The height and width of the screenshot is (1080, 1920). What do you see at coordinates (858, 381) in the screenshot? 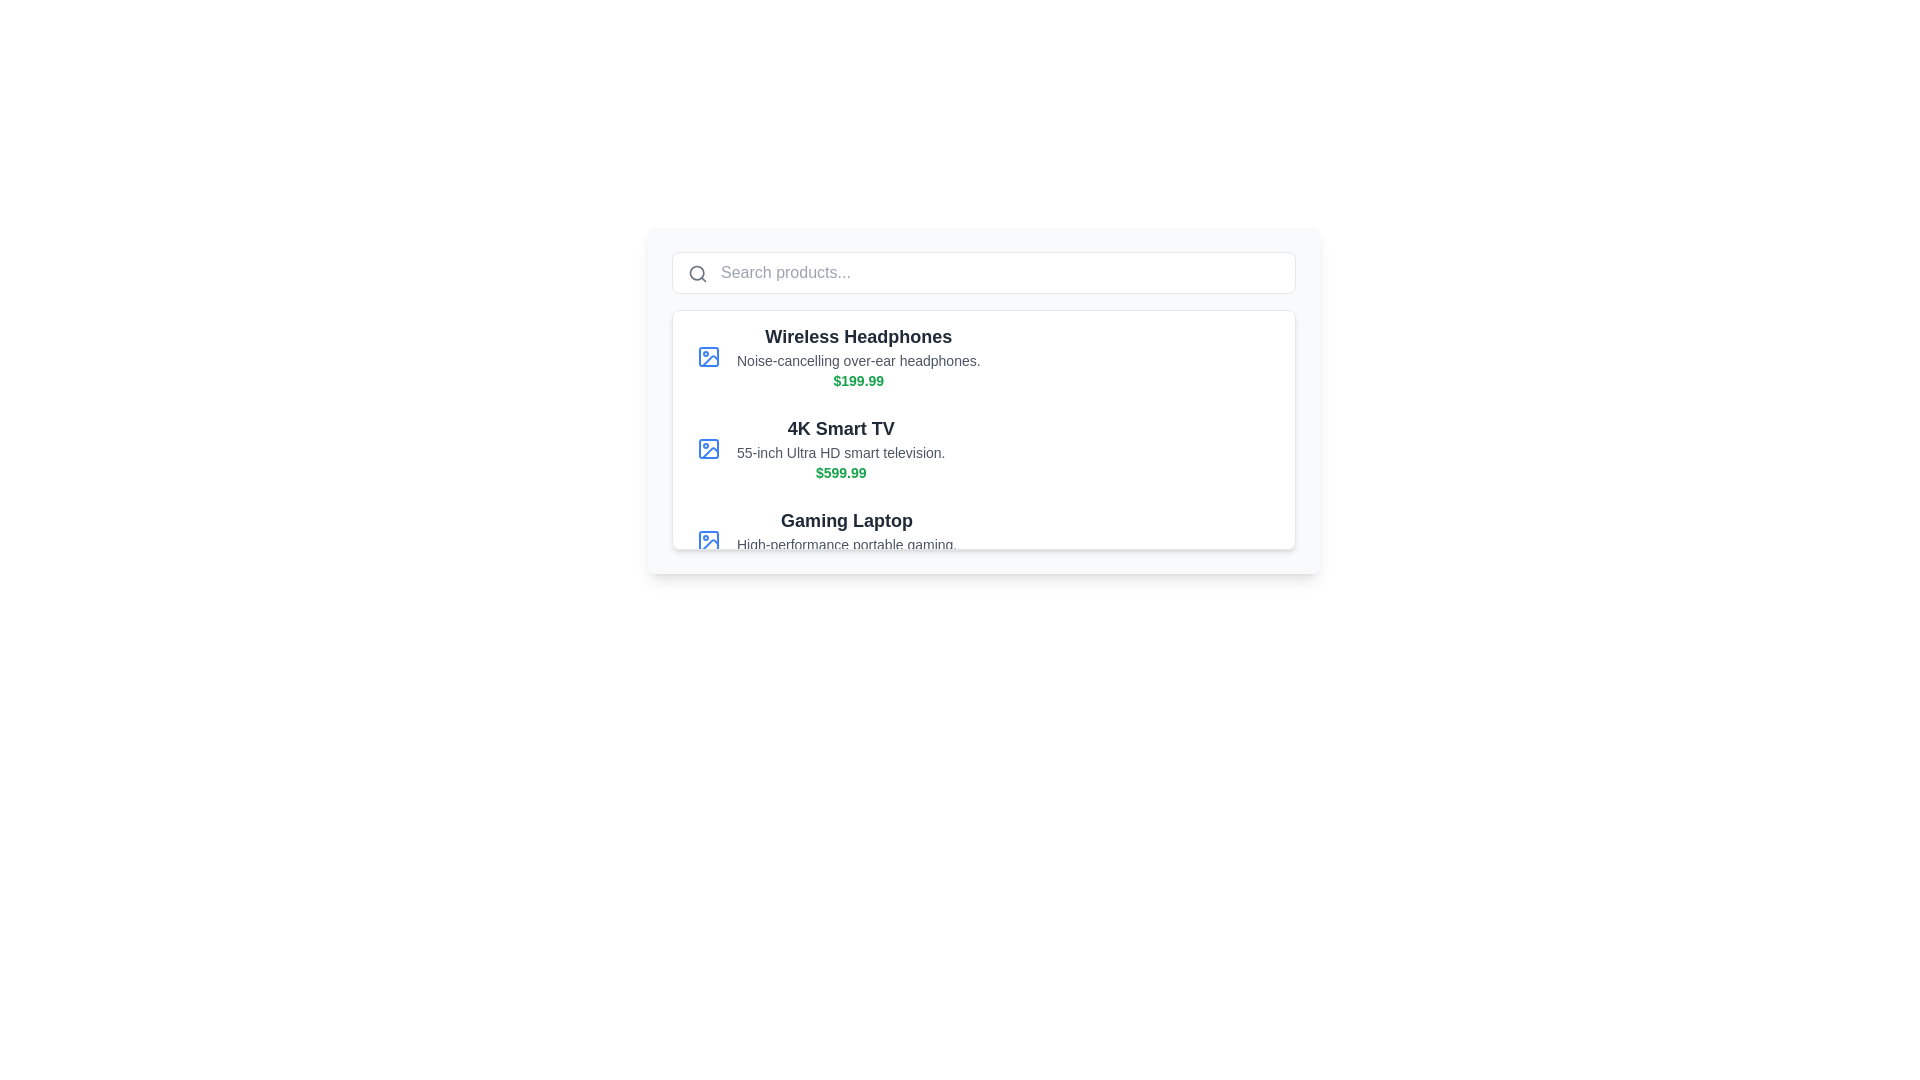
I see `price information displayed as "$199.99" in a green, slightly bold font, positioned beneath the product titled "Wireless Headphones"` at bounding box center [858, 381].